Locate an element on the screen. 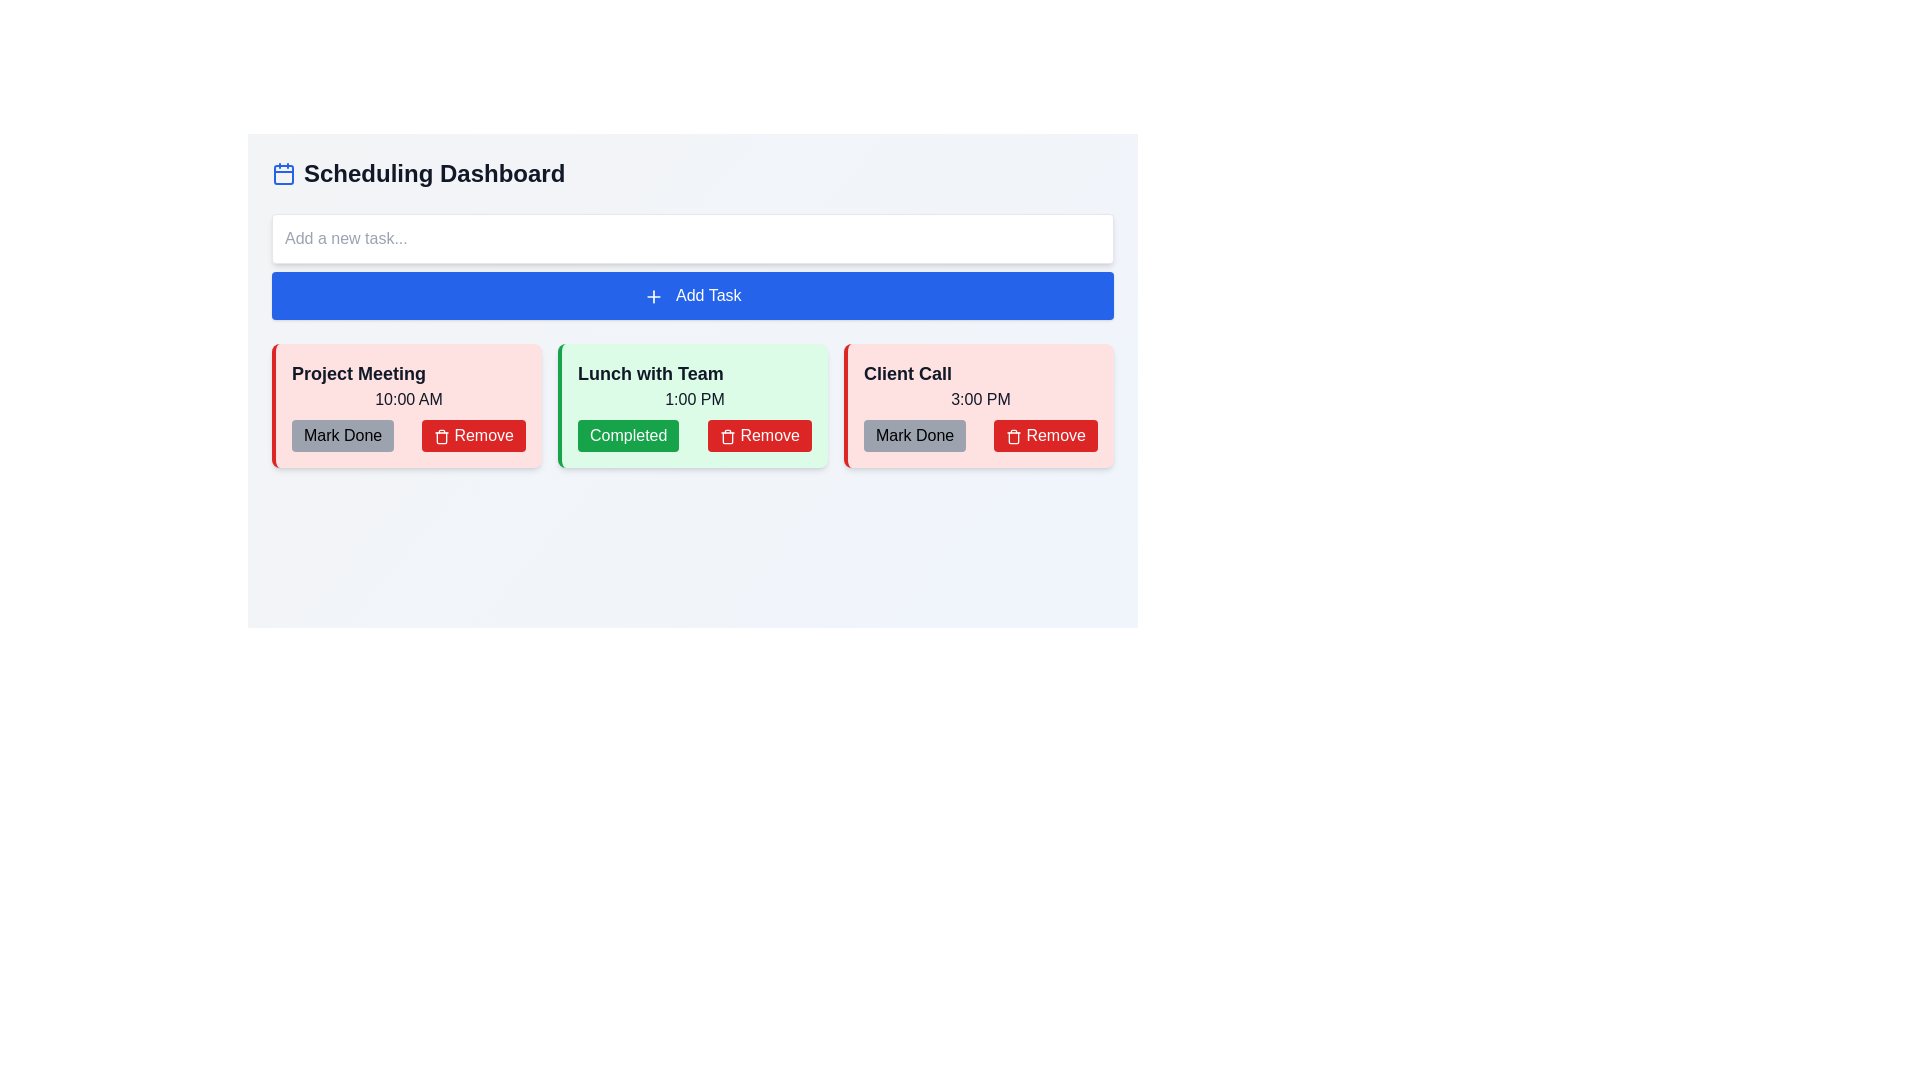 The width and height of the screenshot is (1920, 1080). the Text Label that serves as a heading for a task item, located on a green-background card in the middle column, directly above the text '1:00 PM' is located at coordinates (695, 374).